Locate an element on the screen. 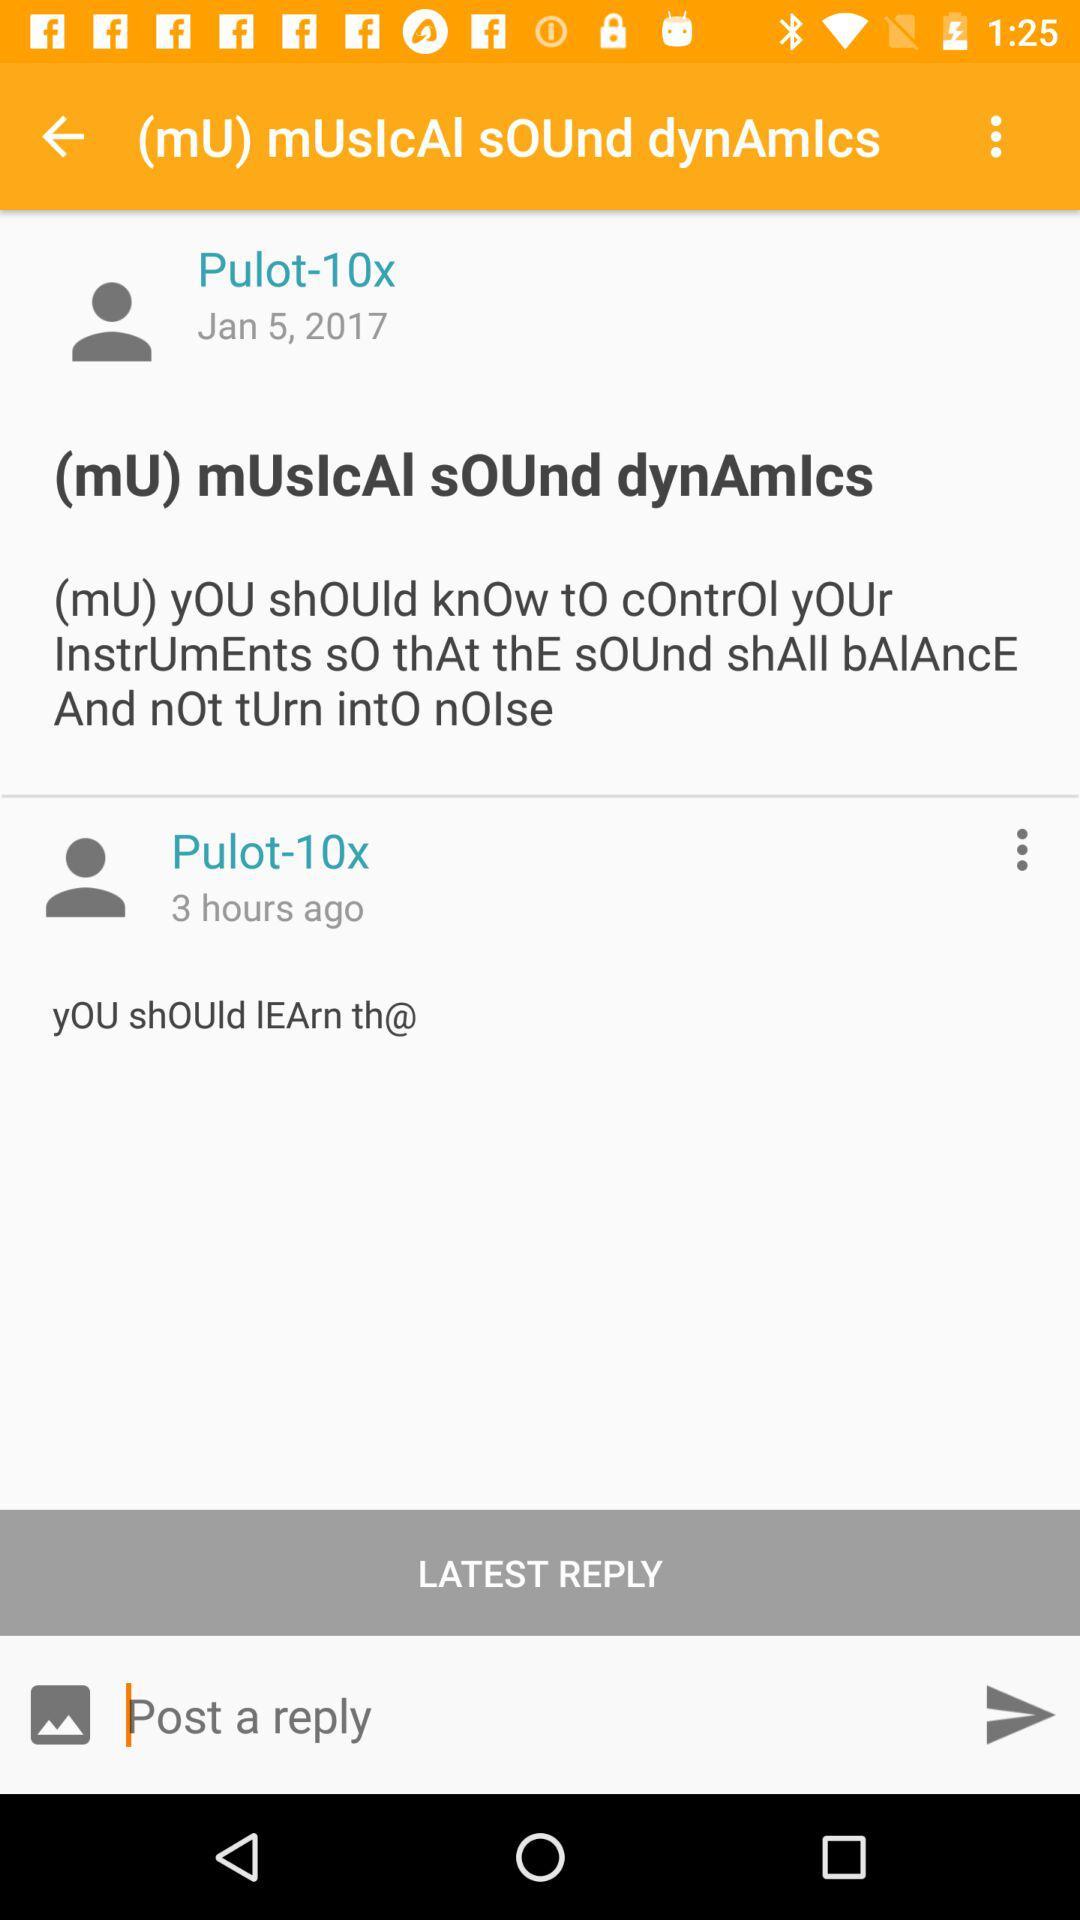 The height and width of the screenshot is (1920, 1080). the wallpaper icon is located at coordinates (59, 1713).